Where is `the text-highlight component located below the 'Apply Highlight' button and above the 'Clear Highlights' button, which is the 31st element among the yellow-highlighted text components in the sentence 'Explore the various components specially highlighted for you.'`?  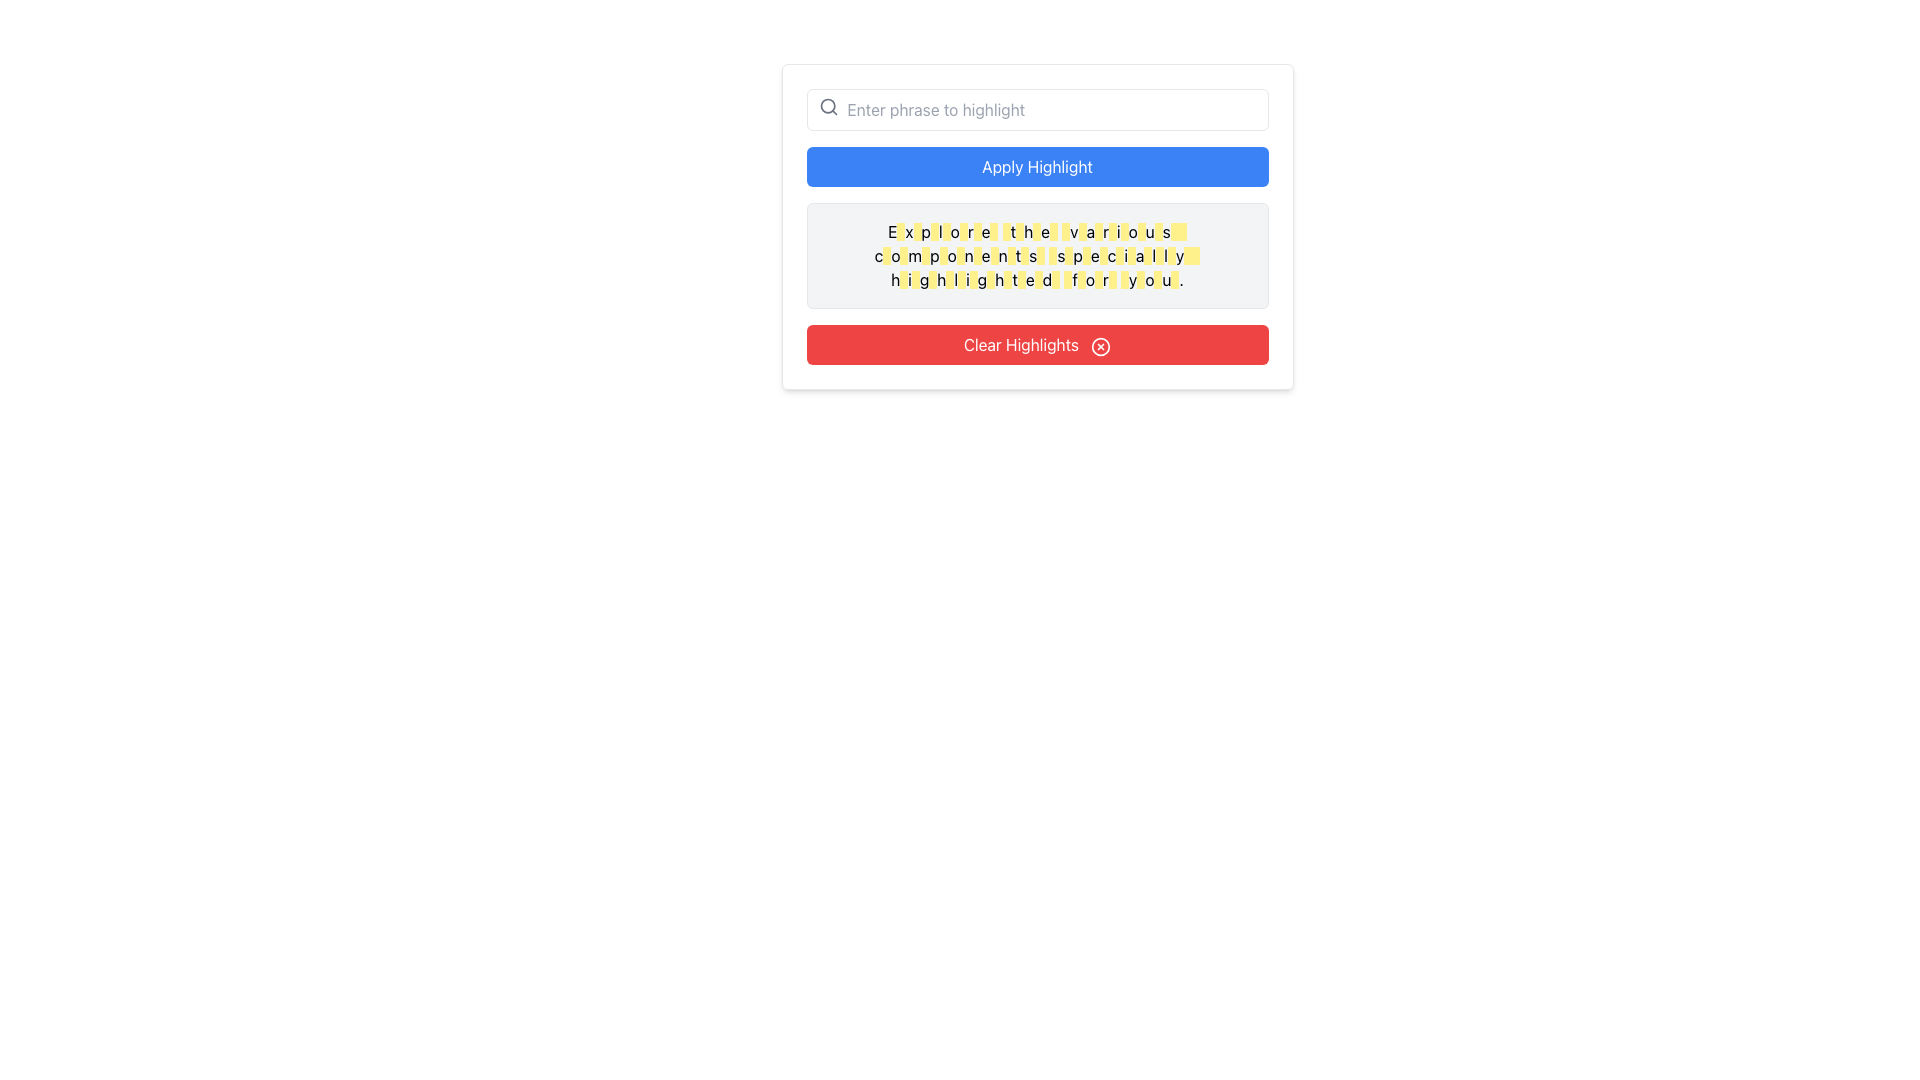 the text-highlight component located below the 'Apply Highlight' button and above the 'Clear Highlights' button, which is the 31st element among the yellow-highlighted text components in the sentence 'Explore the various components specially highlighted for you.' is located at coordinates (1132, 254).